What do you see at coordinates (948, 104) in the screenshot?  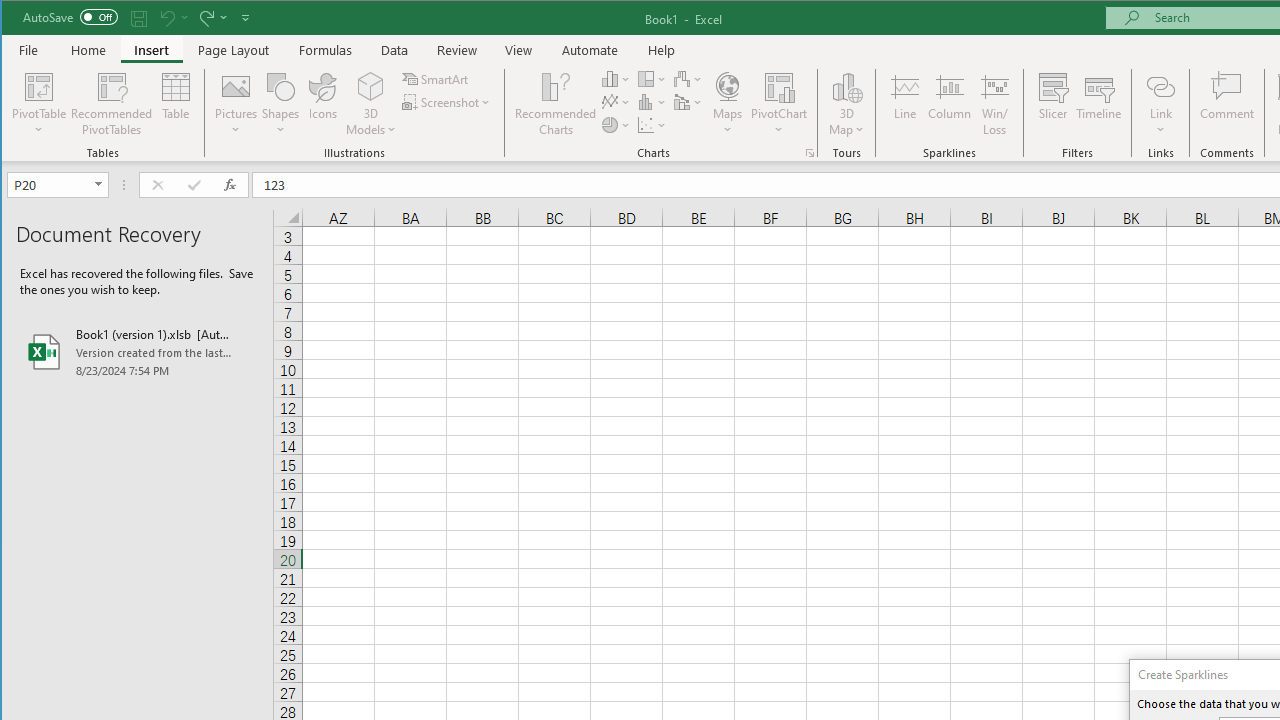 I see `'Column'` at bounding box center [948, 104].